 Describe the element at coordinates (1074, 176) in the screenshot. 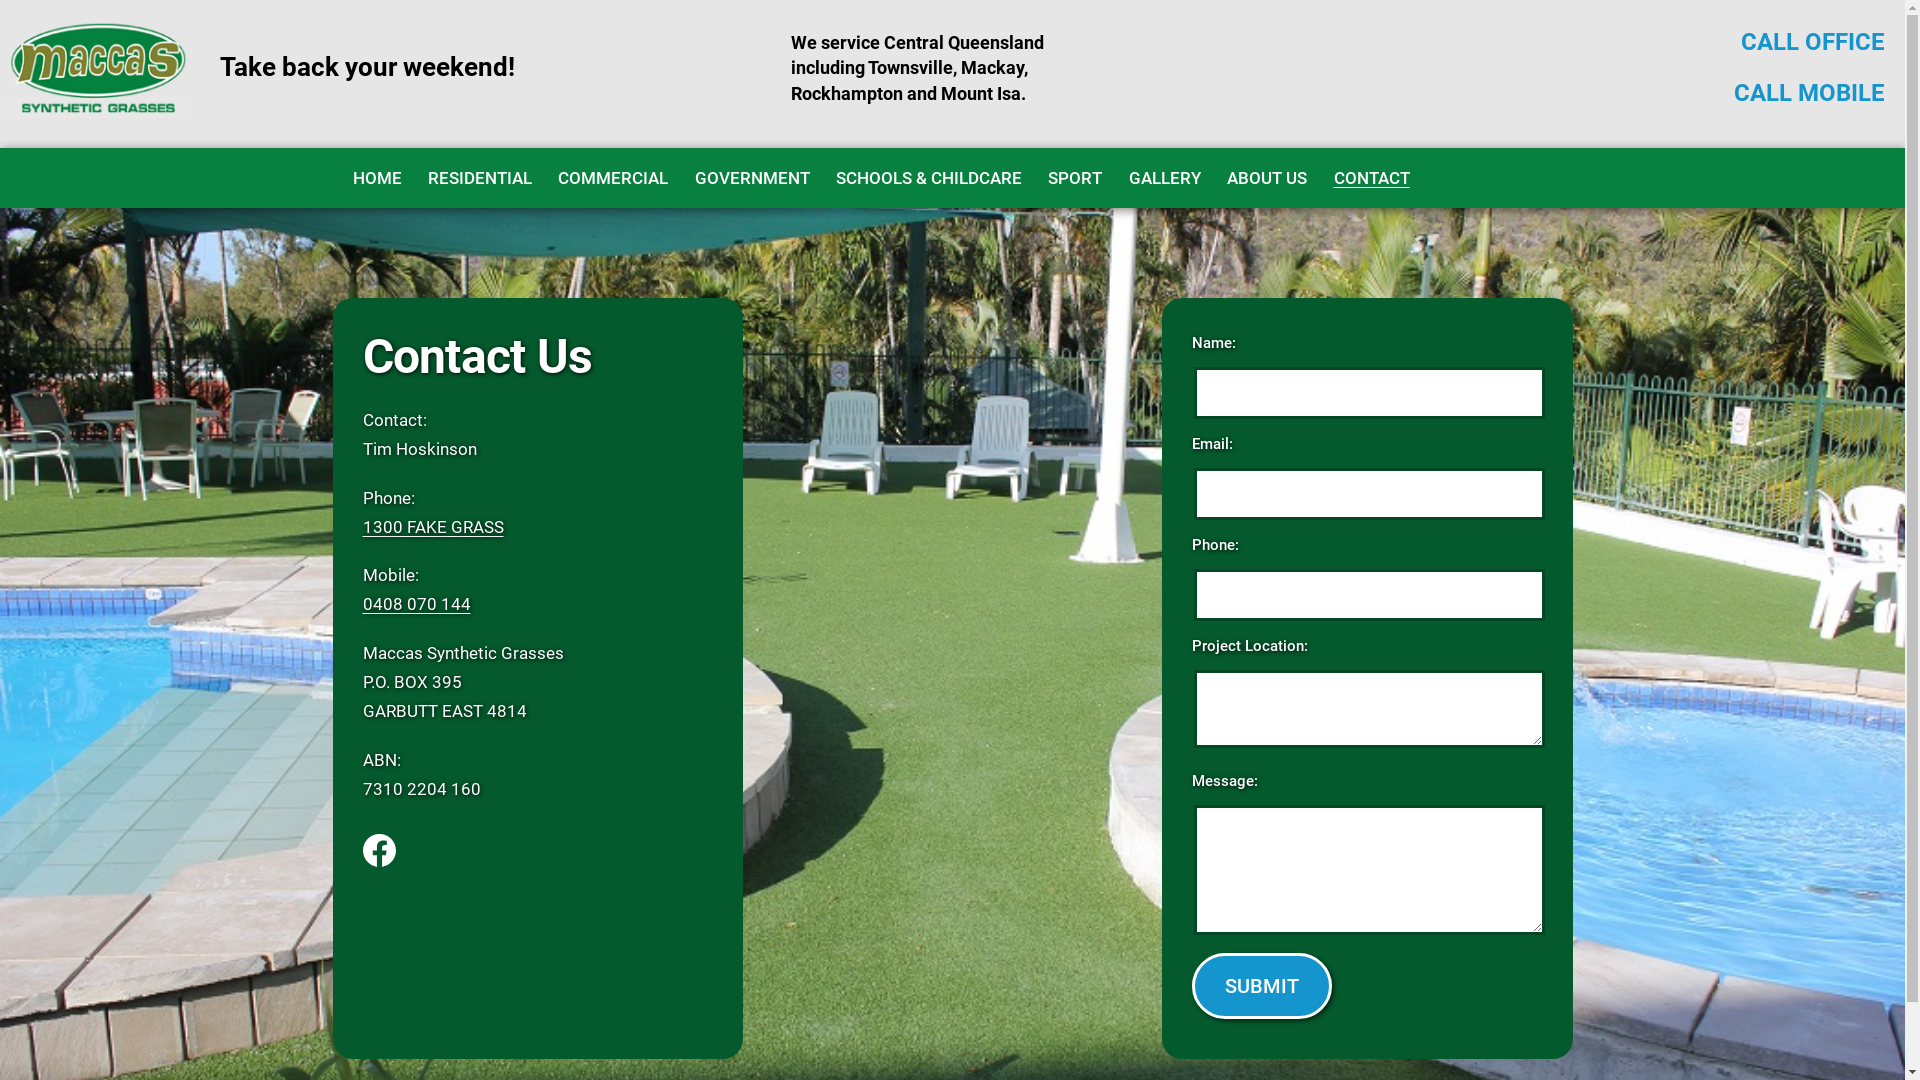

I see `'SPORT'` at that location.